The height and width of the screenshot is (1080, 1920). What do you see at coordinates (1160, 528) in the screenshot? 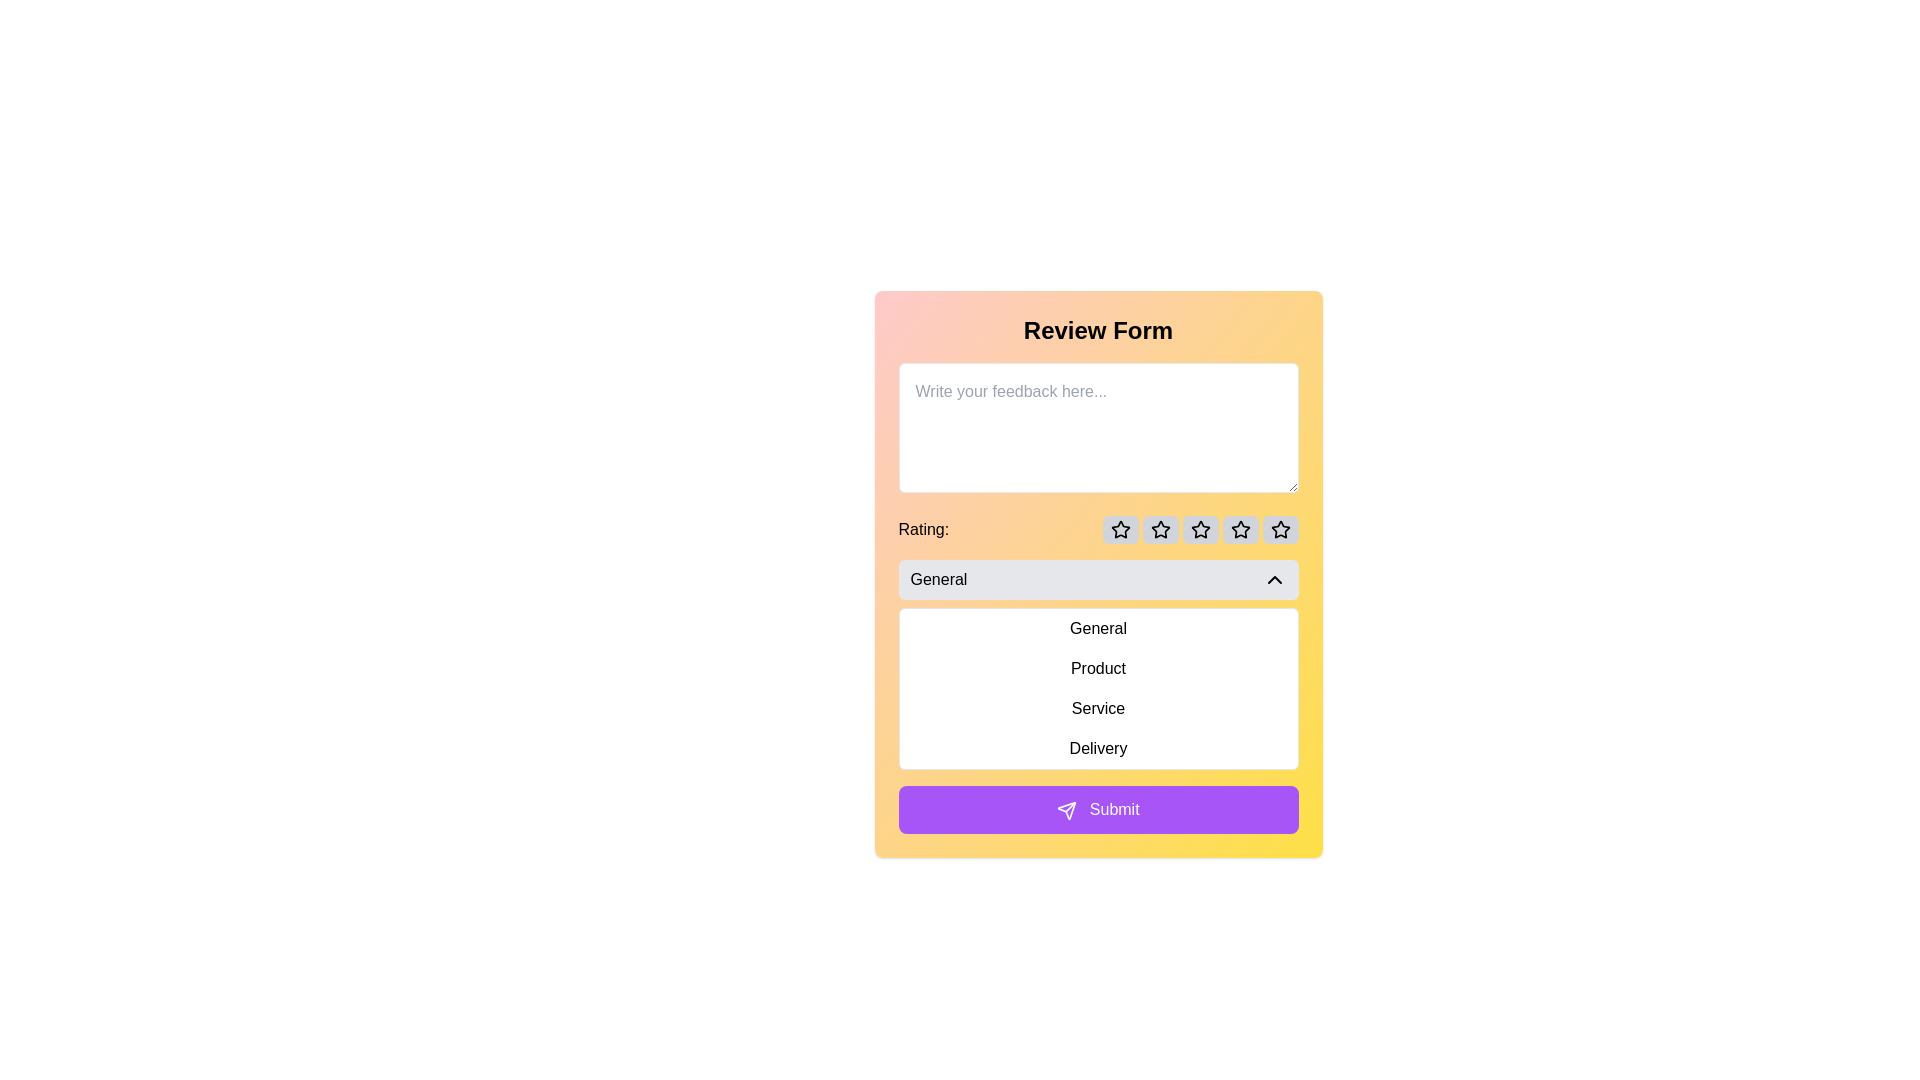
I see `the second star icon in the rating system` at bounding box center [1160, 528].